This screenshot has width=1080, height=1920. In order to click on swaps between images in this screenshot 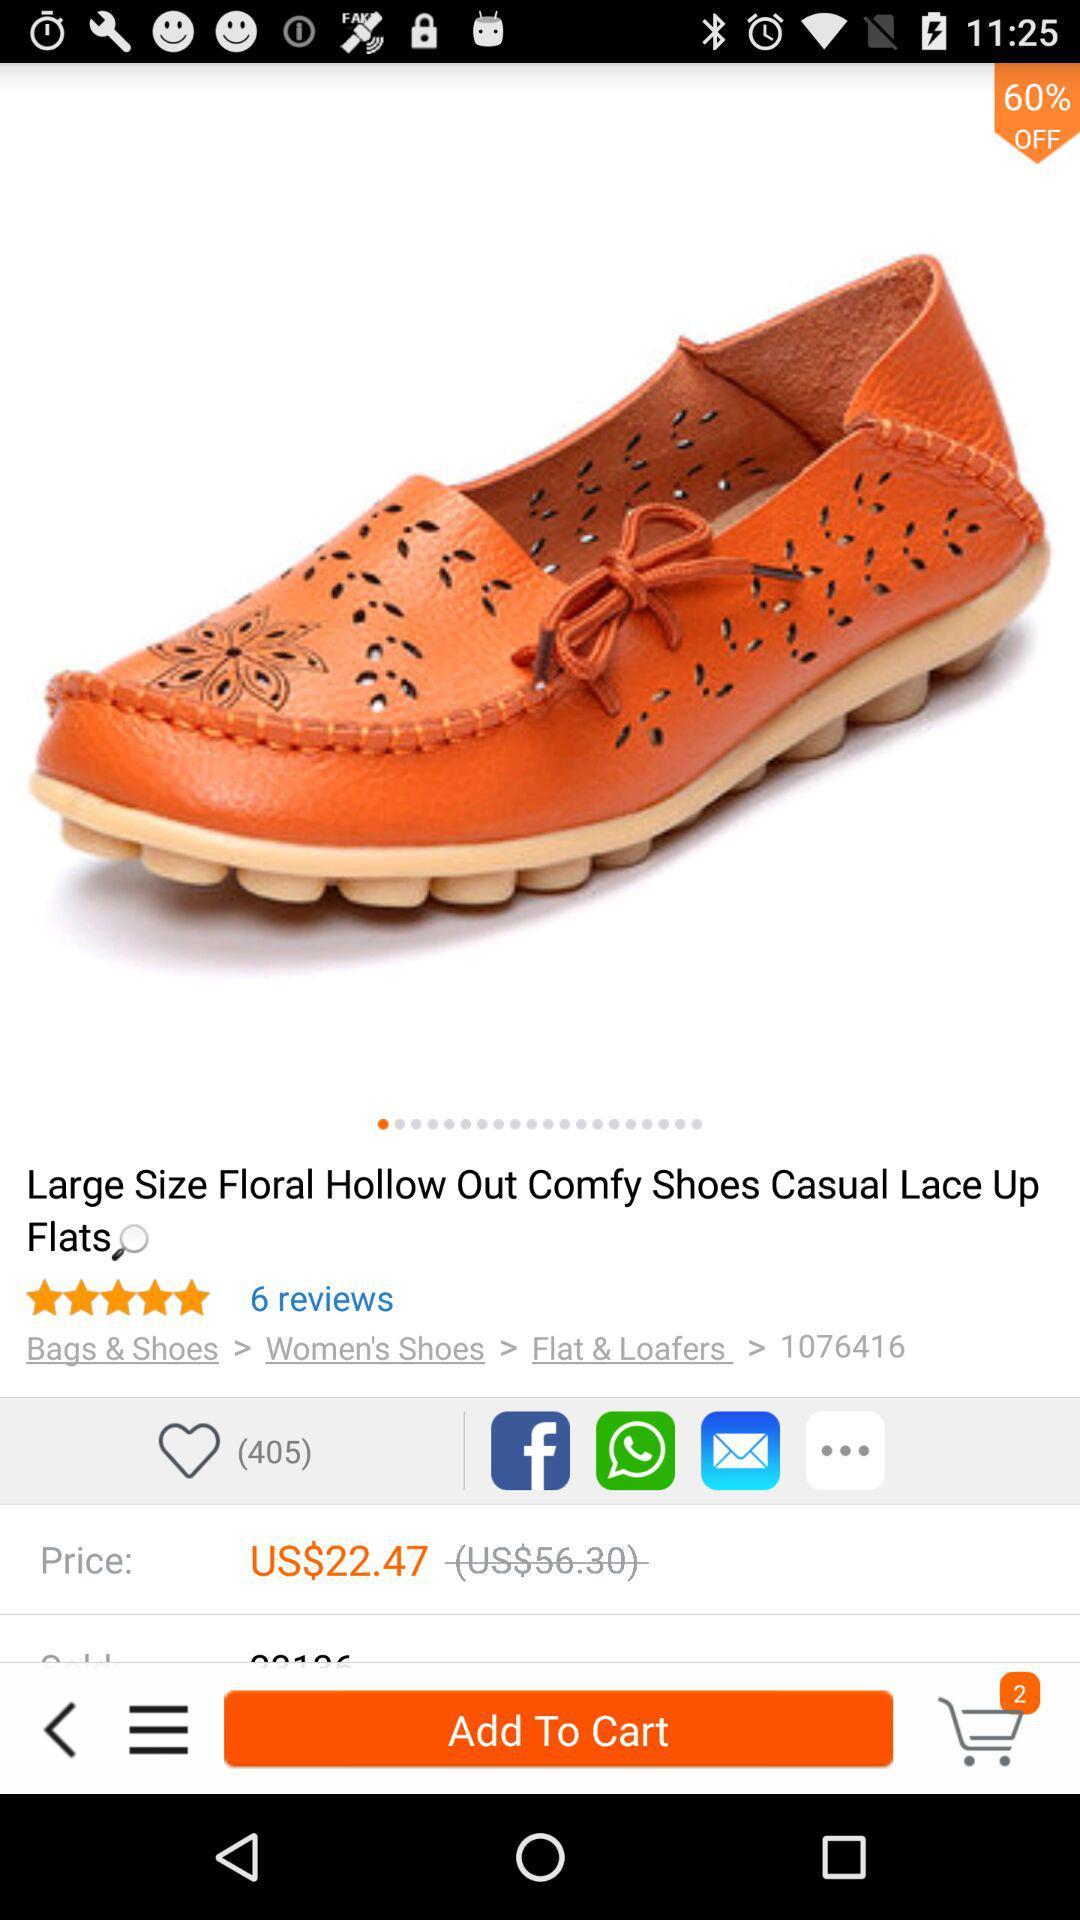, I will do `click(540, 602)`.